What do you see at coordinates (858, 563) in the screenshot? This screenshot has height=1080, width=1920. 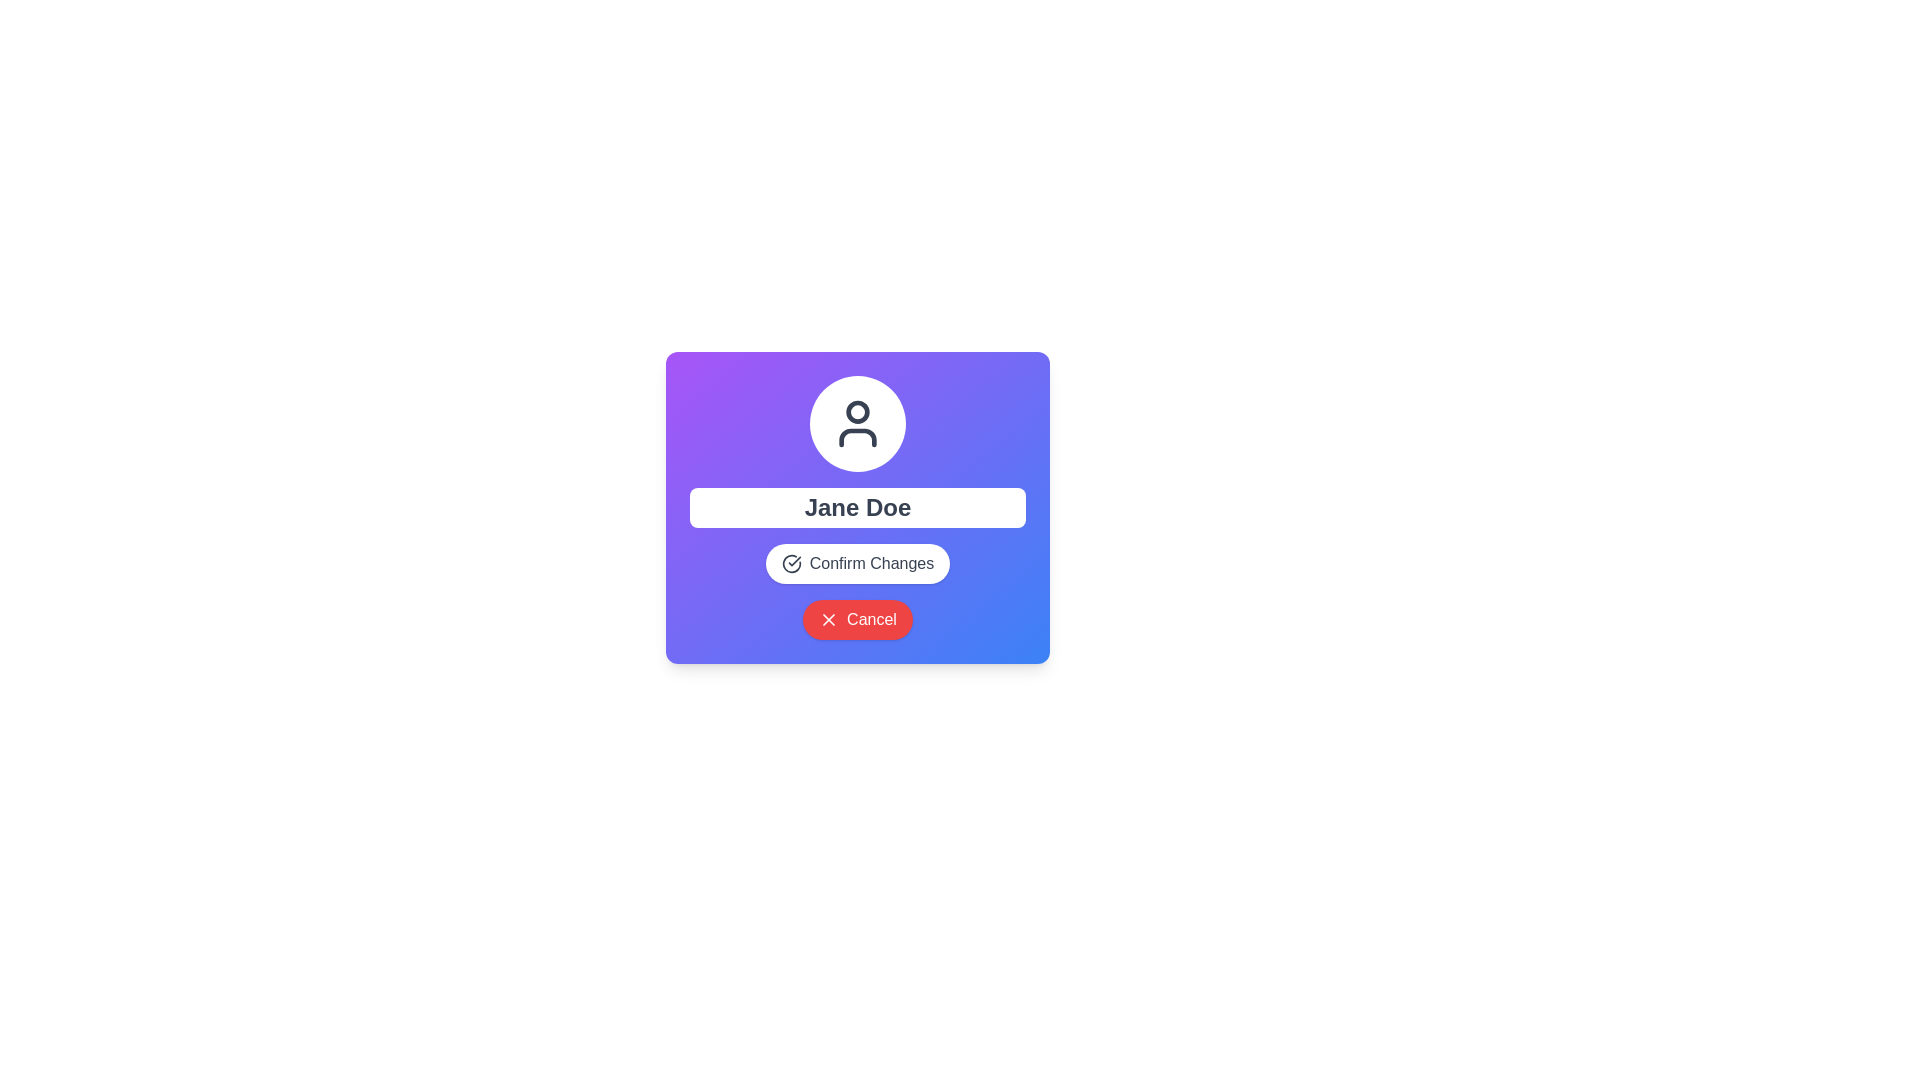 I see `the button that finalizes or applies changes, located directly below the text 'Jane Doe'` at bounding box center [858, 563].